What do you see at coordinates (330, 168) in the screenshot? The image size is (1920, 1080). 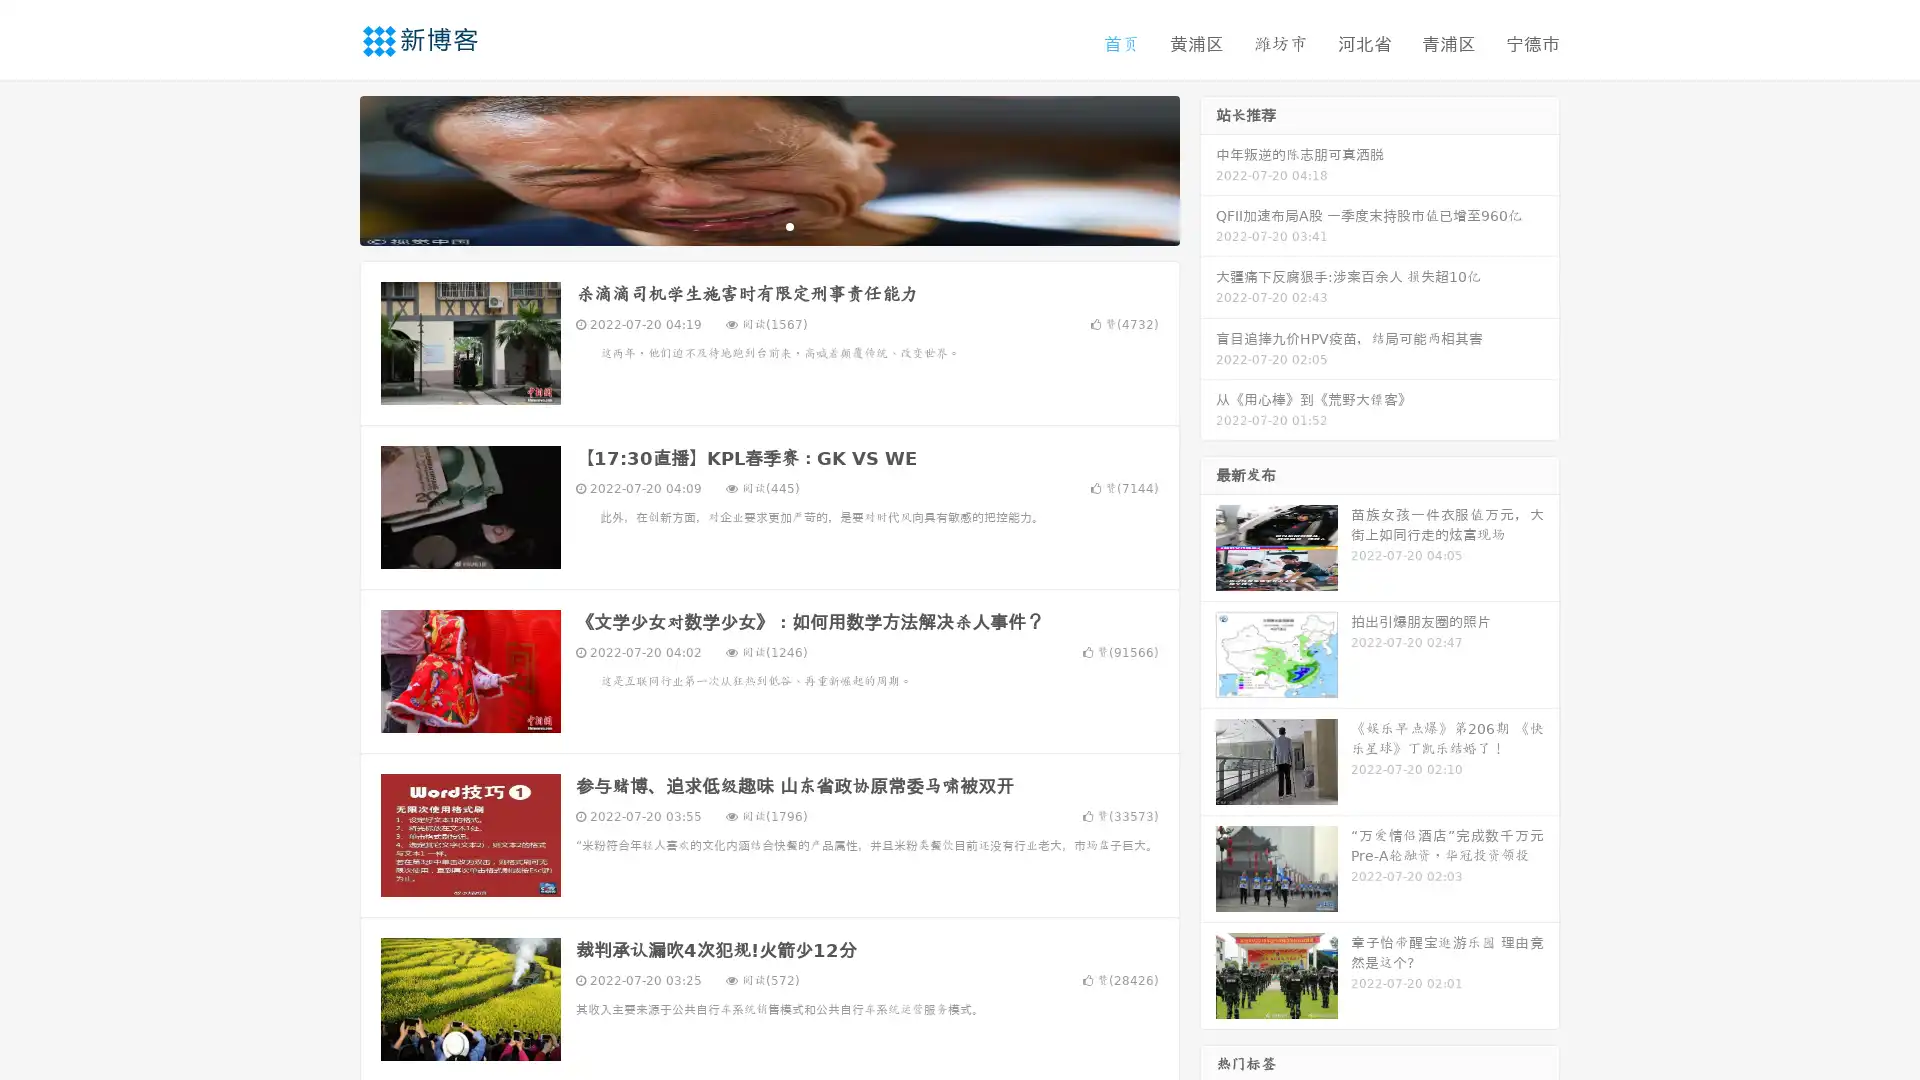 I see `Previous slide` at bounding box center [330, 168].